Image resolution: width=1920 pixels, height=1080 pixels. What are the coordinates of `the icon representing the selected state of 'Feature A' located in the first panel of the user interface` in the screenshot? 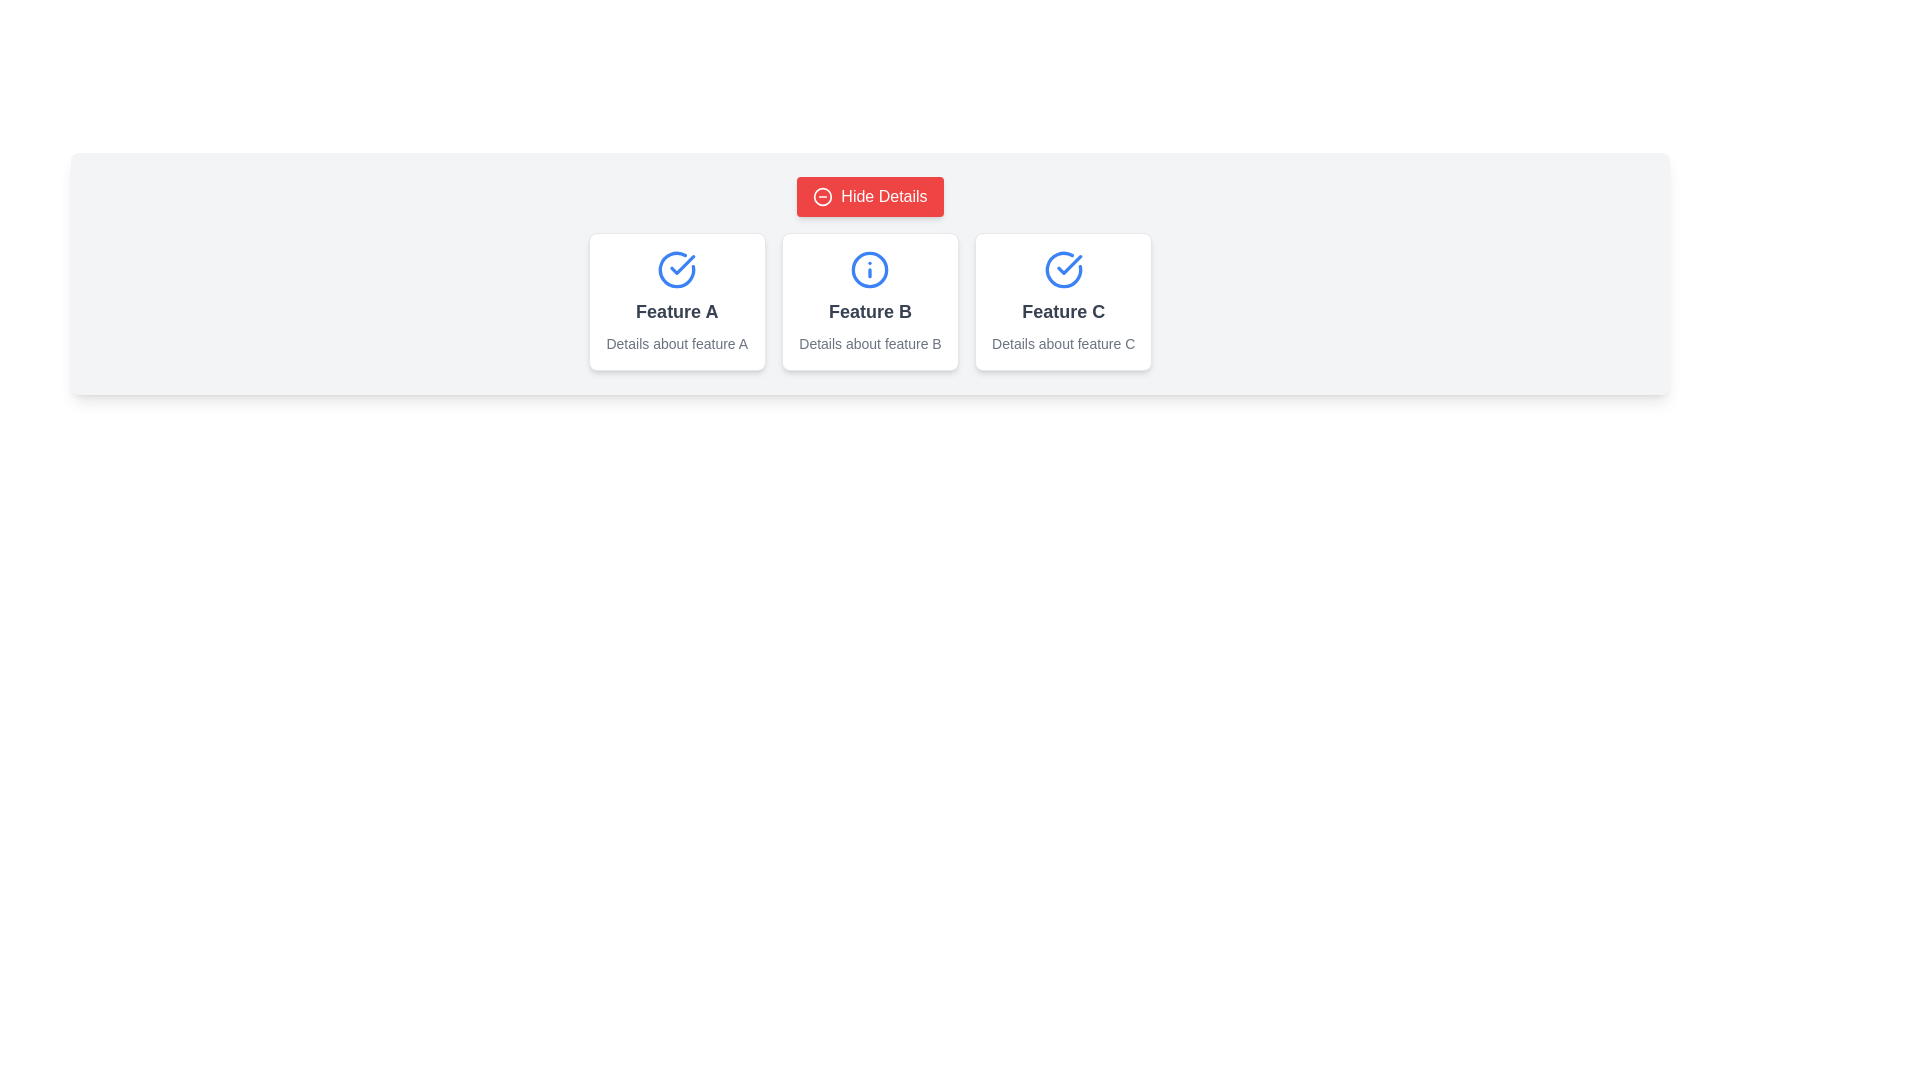 It's located at (677, 270).